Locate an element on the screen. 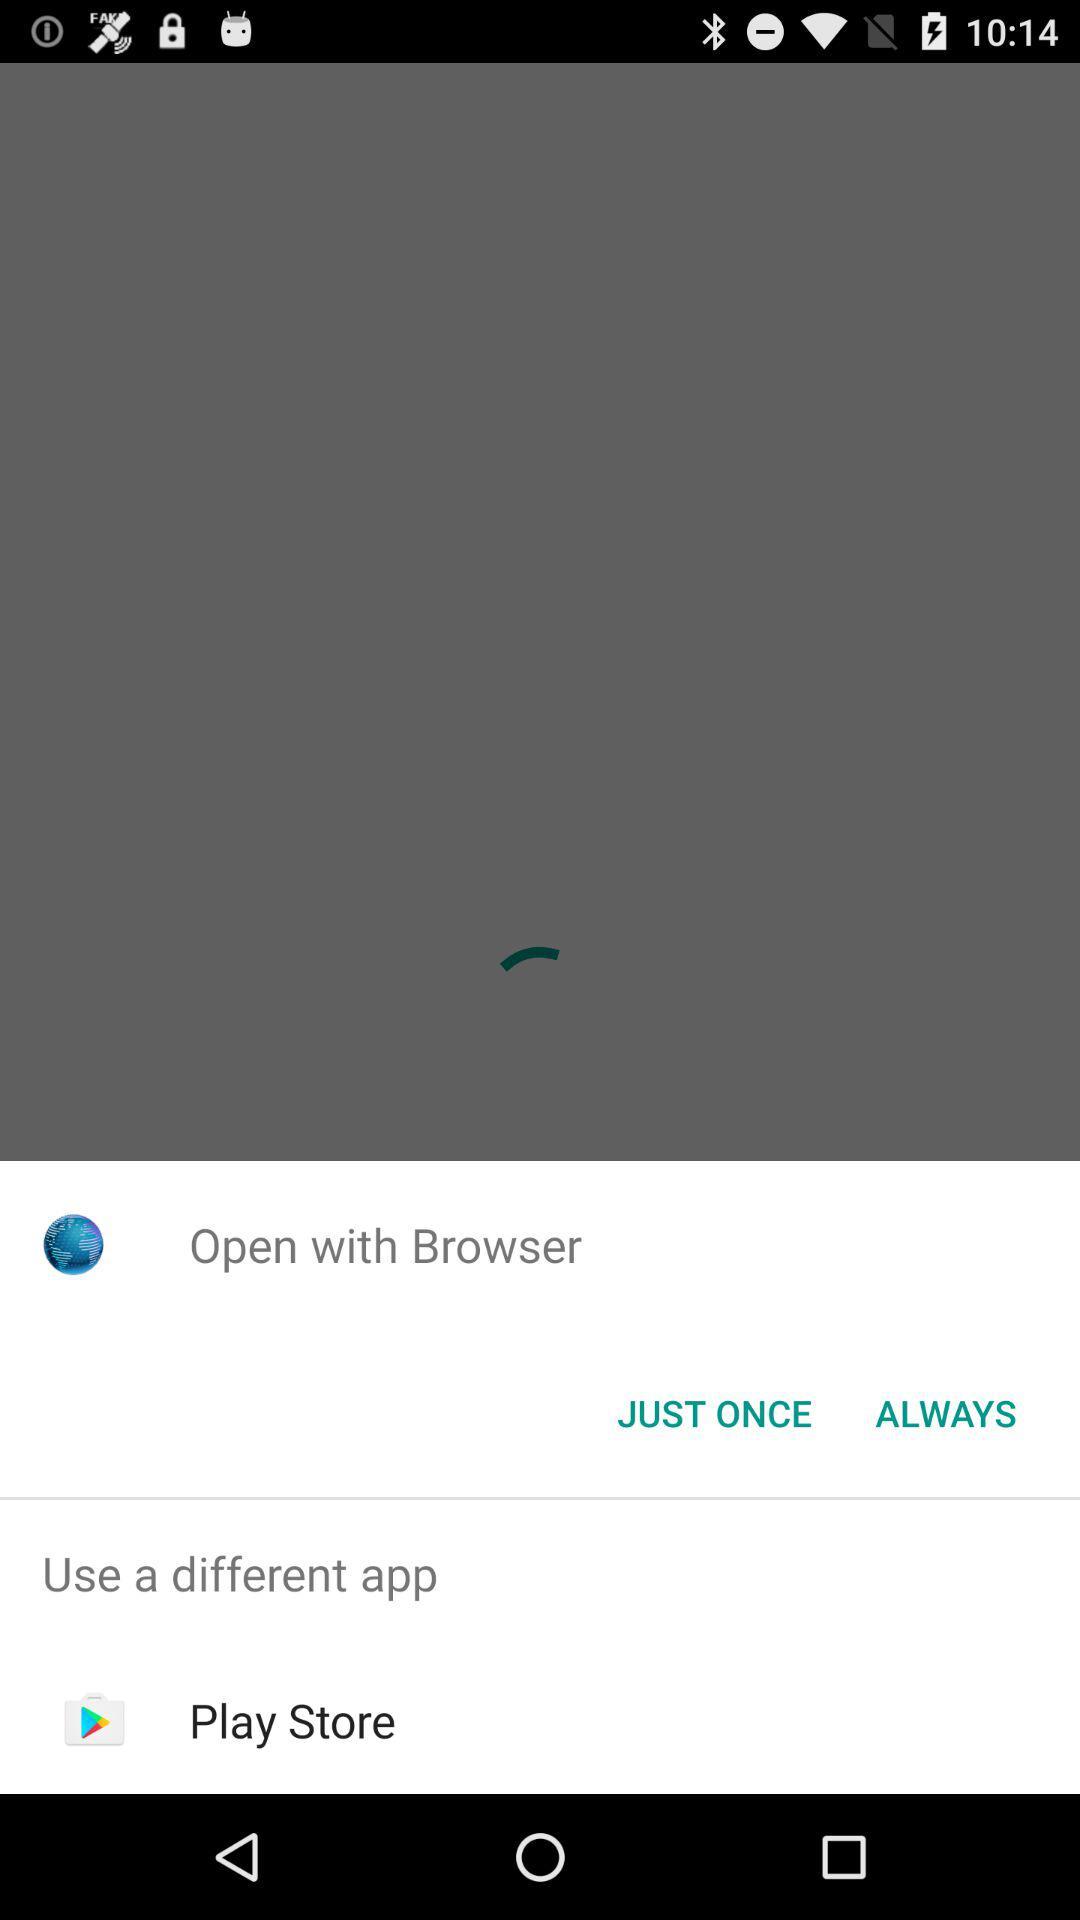 This screenshot has width=1080, height=1920. use a different app is located at coordinates (540, 1572).